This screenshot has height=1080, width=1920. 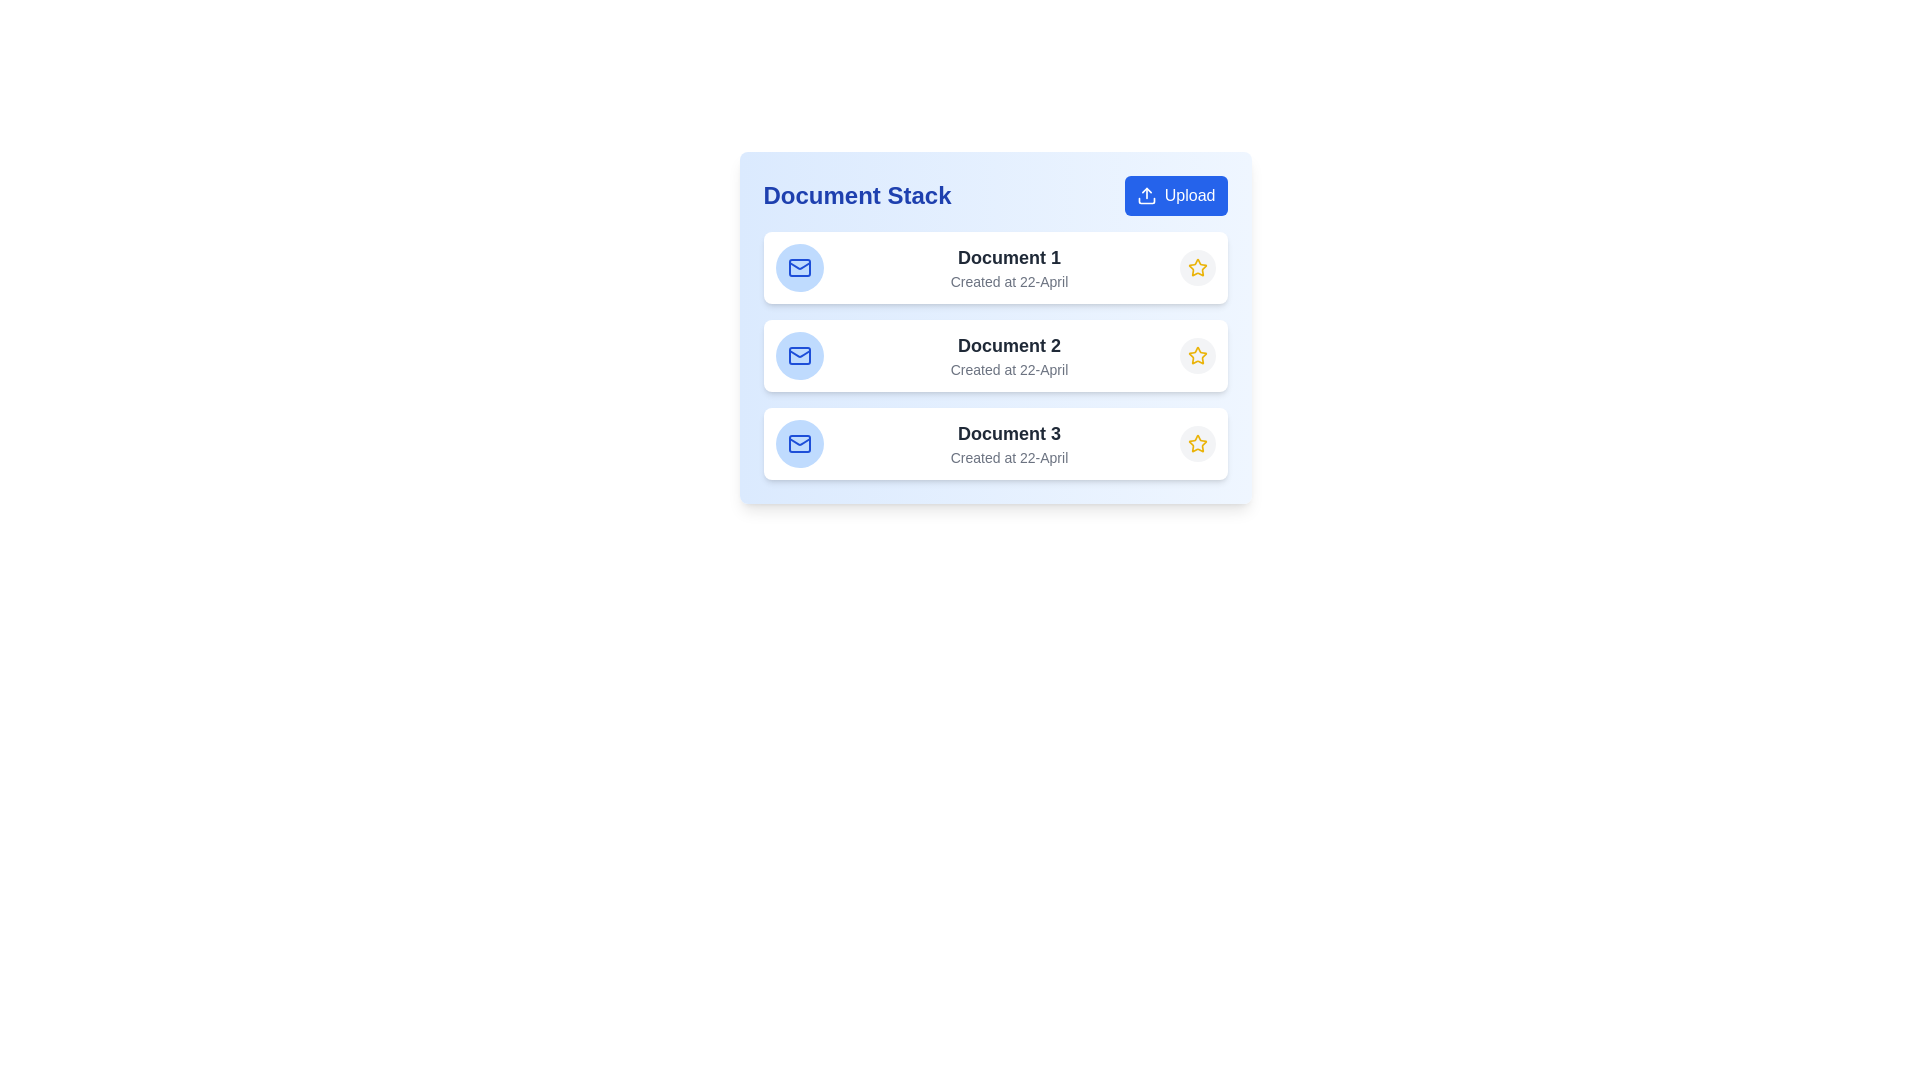 I want to click on the document card at the top of the Document Stack list, so click(x=995, y=266).